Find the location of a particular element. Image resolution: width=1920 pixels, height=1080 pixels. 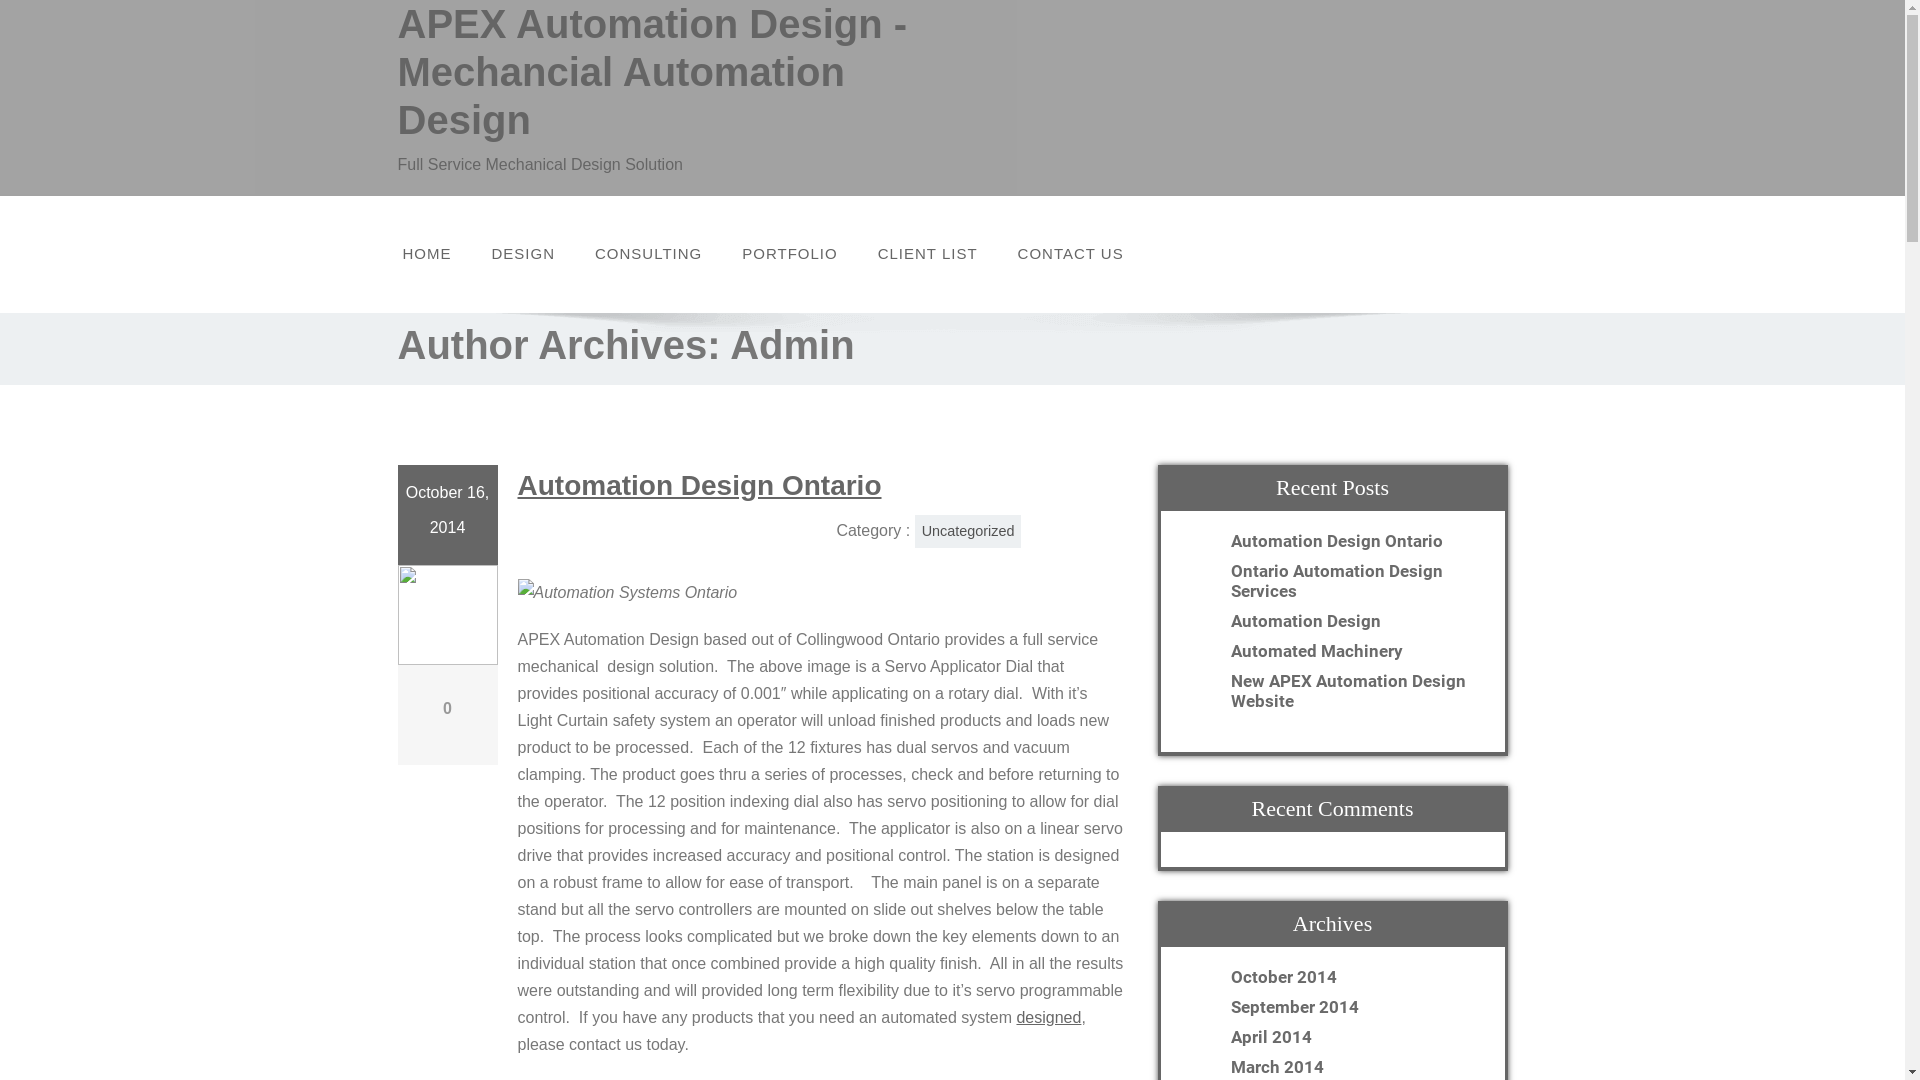

'Ontario Automation Design Services' is located at coordinates (1352, 579).